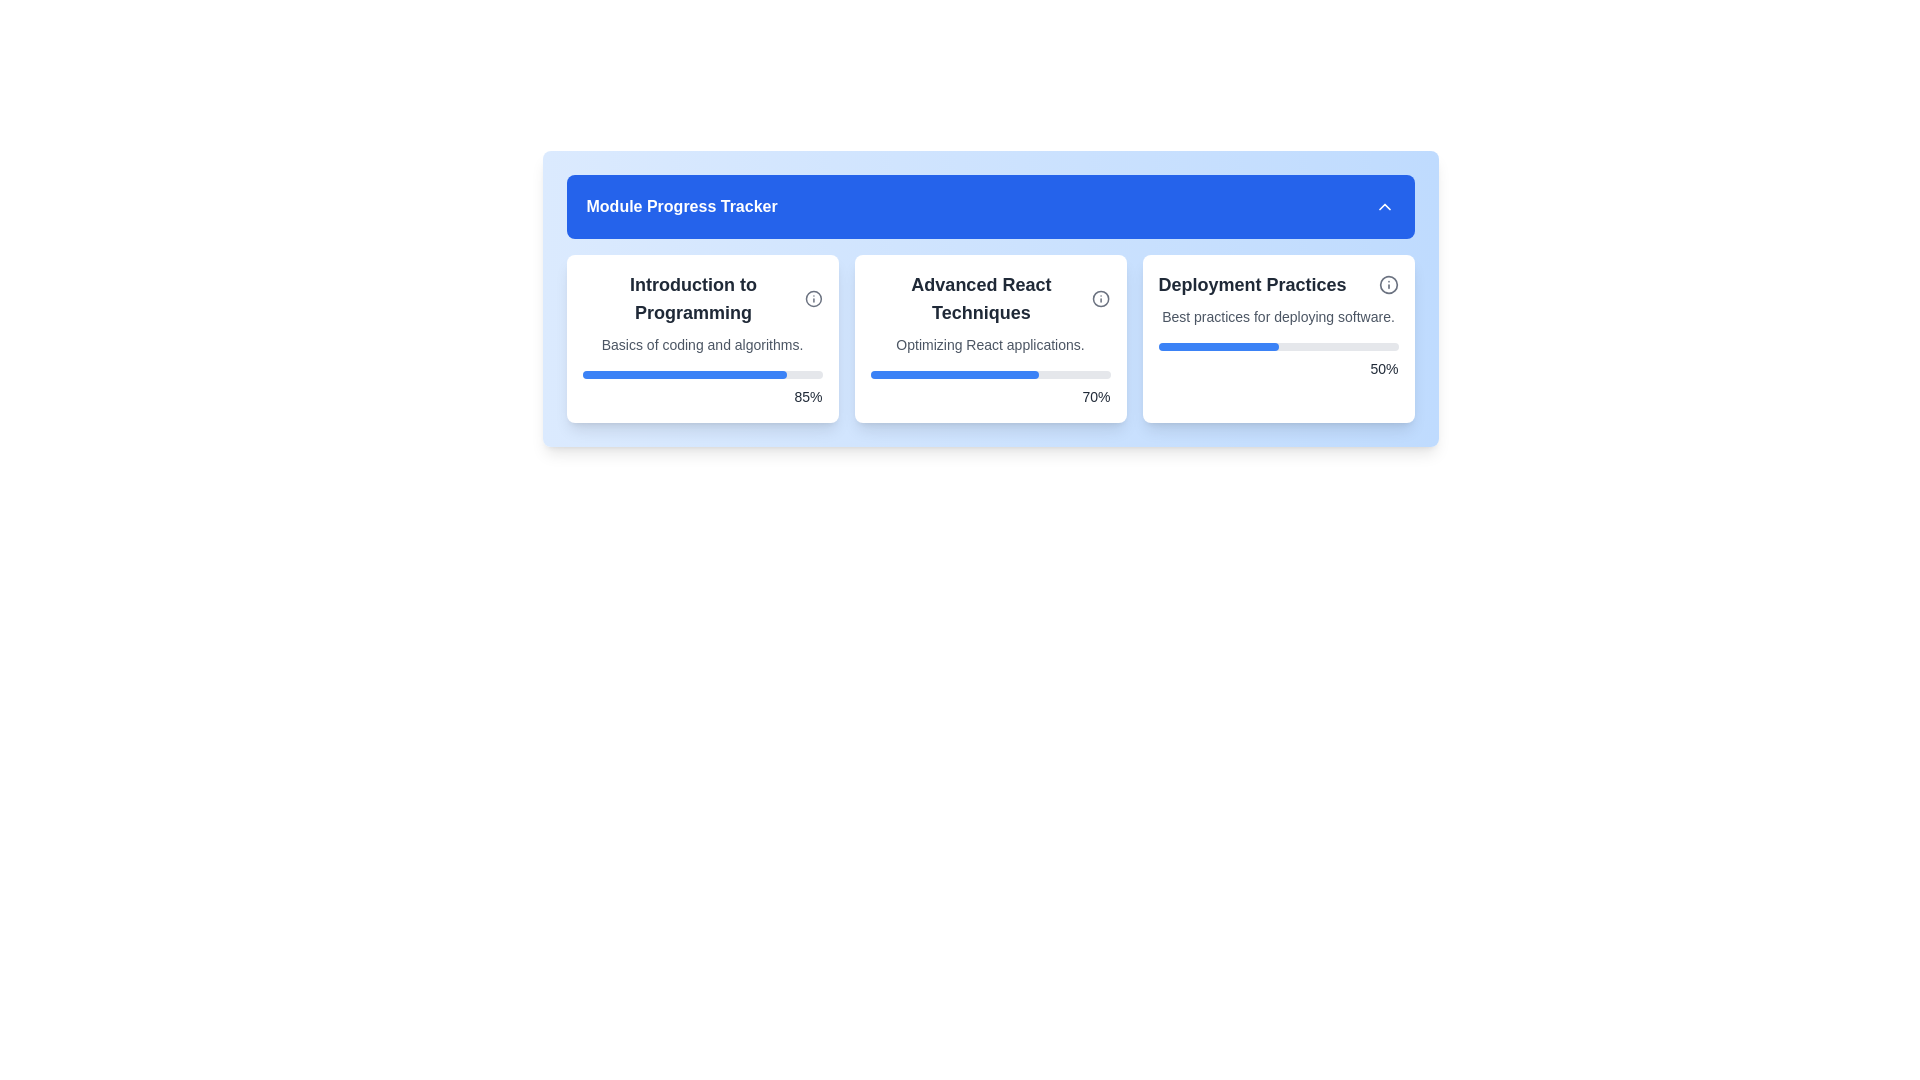 This screenshot has height=1080, width=1920. I want to click on the horizontal progress bar with a light gray background and blue filled portion, located in the card titled 'Introduction to Programming', centered horizontally and showing '85%' progress, so click(702, 374).